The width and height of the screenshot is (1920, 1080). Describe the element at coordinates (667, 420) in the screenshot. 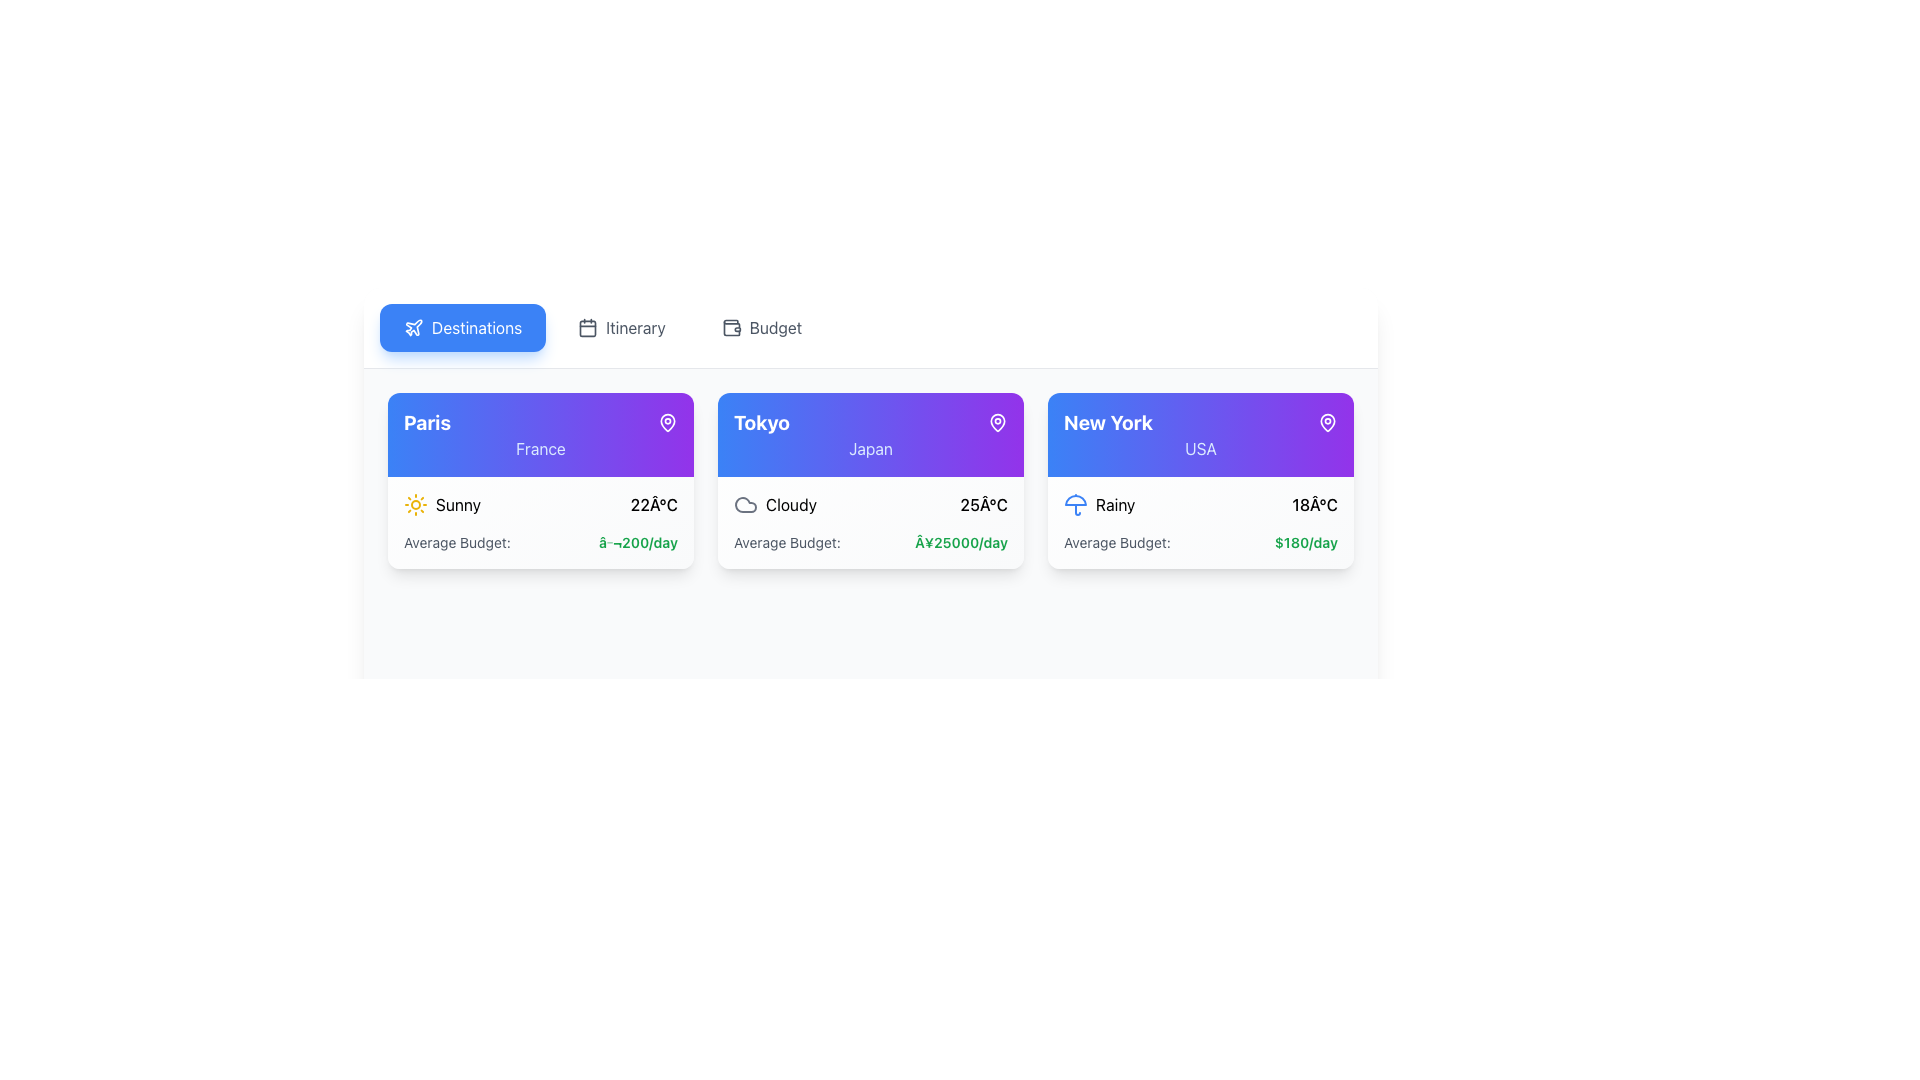

I see `the vivid purple pin icon located in the upper right corner of the 'Paris' card to interact with it` at that location.